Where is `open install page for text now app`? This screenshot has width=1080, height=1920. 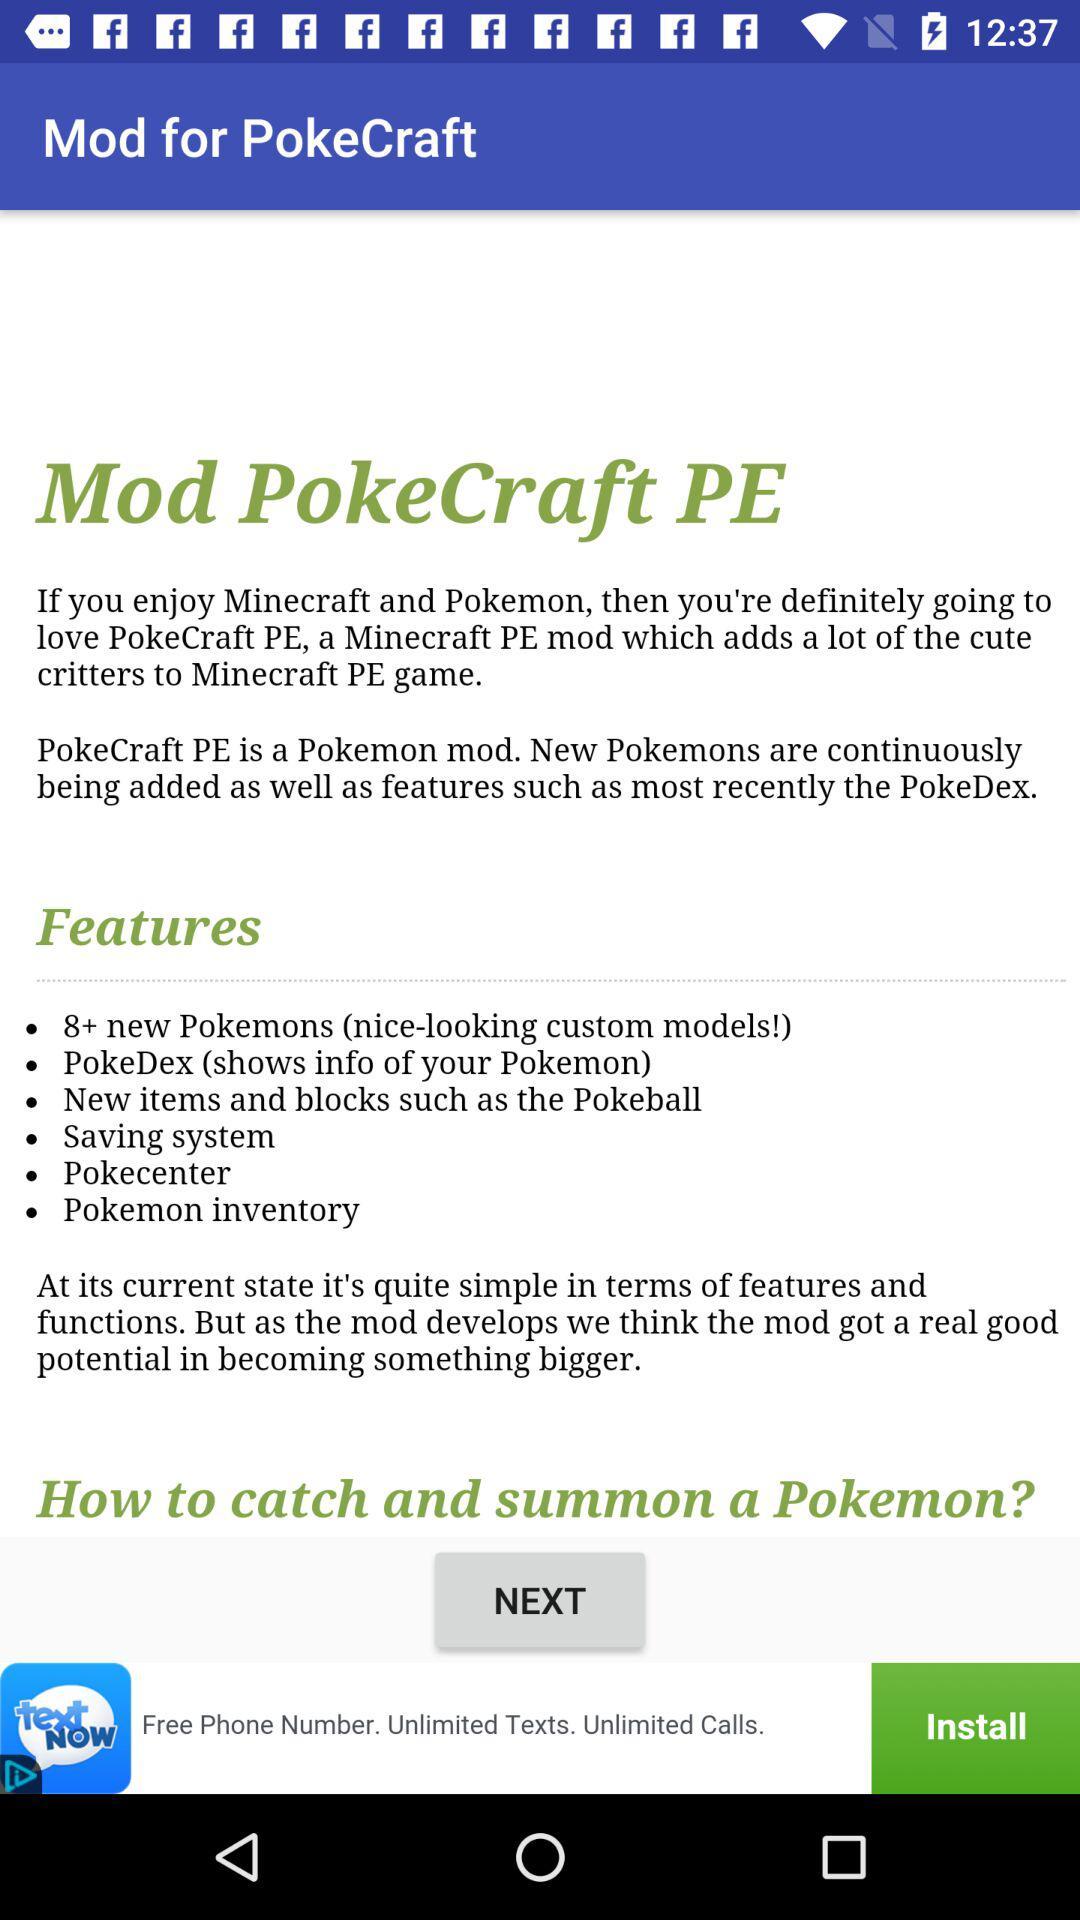
open install page for text now app is located at coordinates (540, 1727).